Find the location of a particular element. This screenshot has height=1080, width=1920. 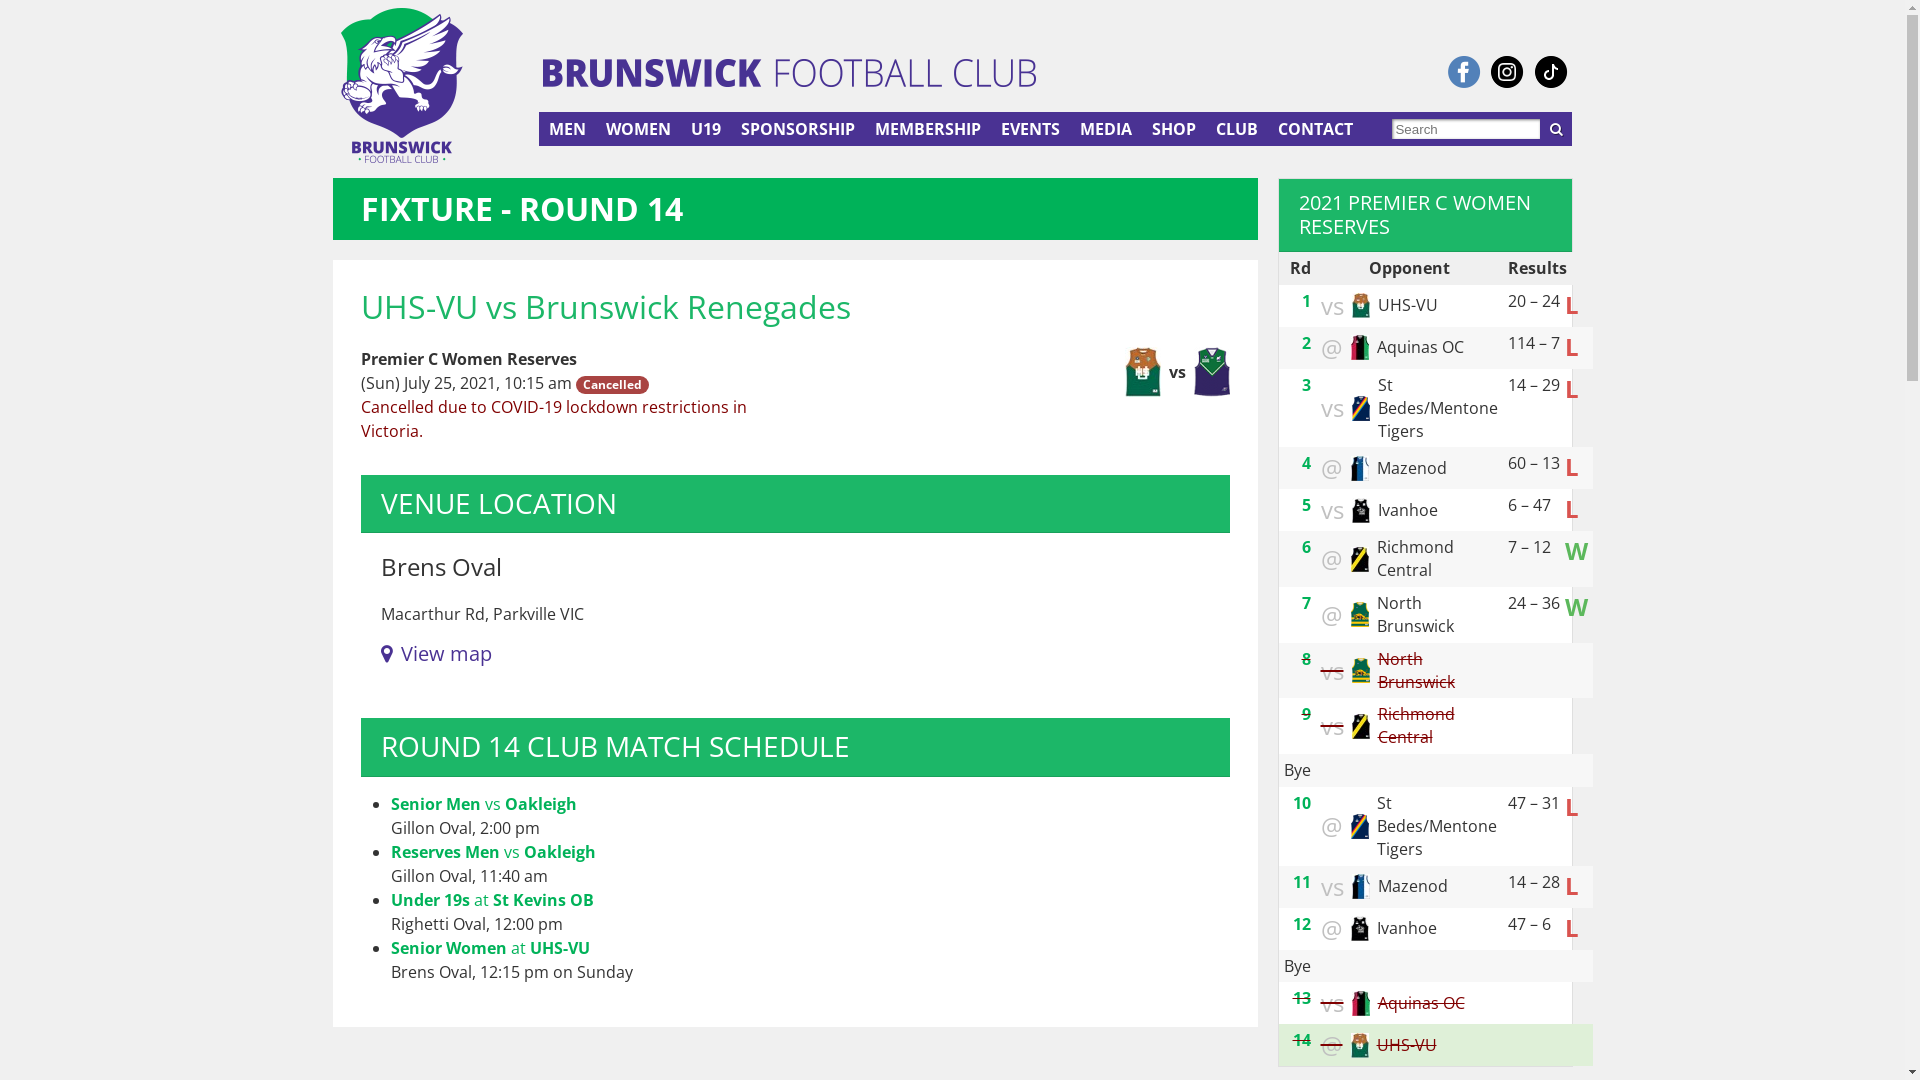

'MEN' is located at coordinates (538, 128).